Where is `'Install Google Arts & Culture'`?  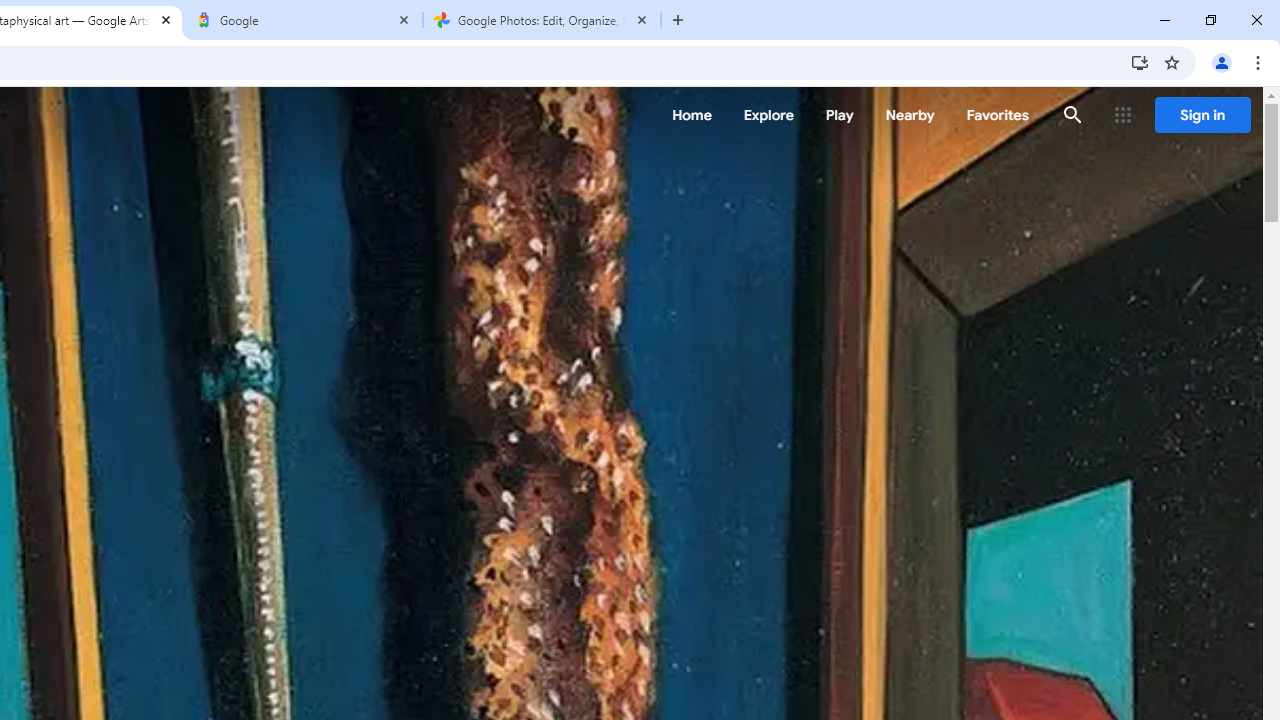 'Install Google Arts & Culture' is located at coordinates (1139, 61).